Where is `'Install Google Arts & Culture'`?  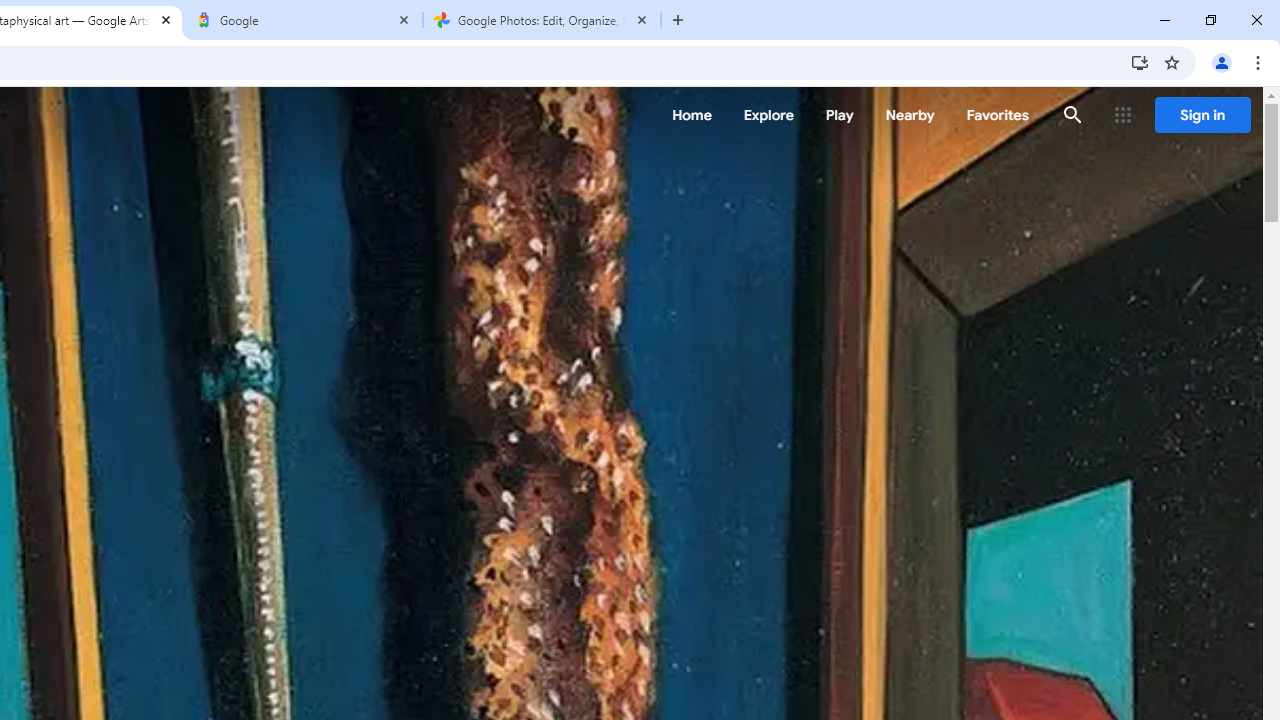 'Install Google Arts & Culture' is located at coordinates (1139, 61).